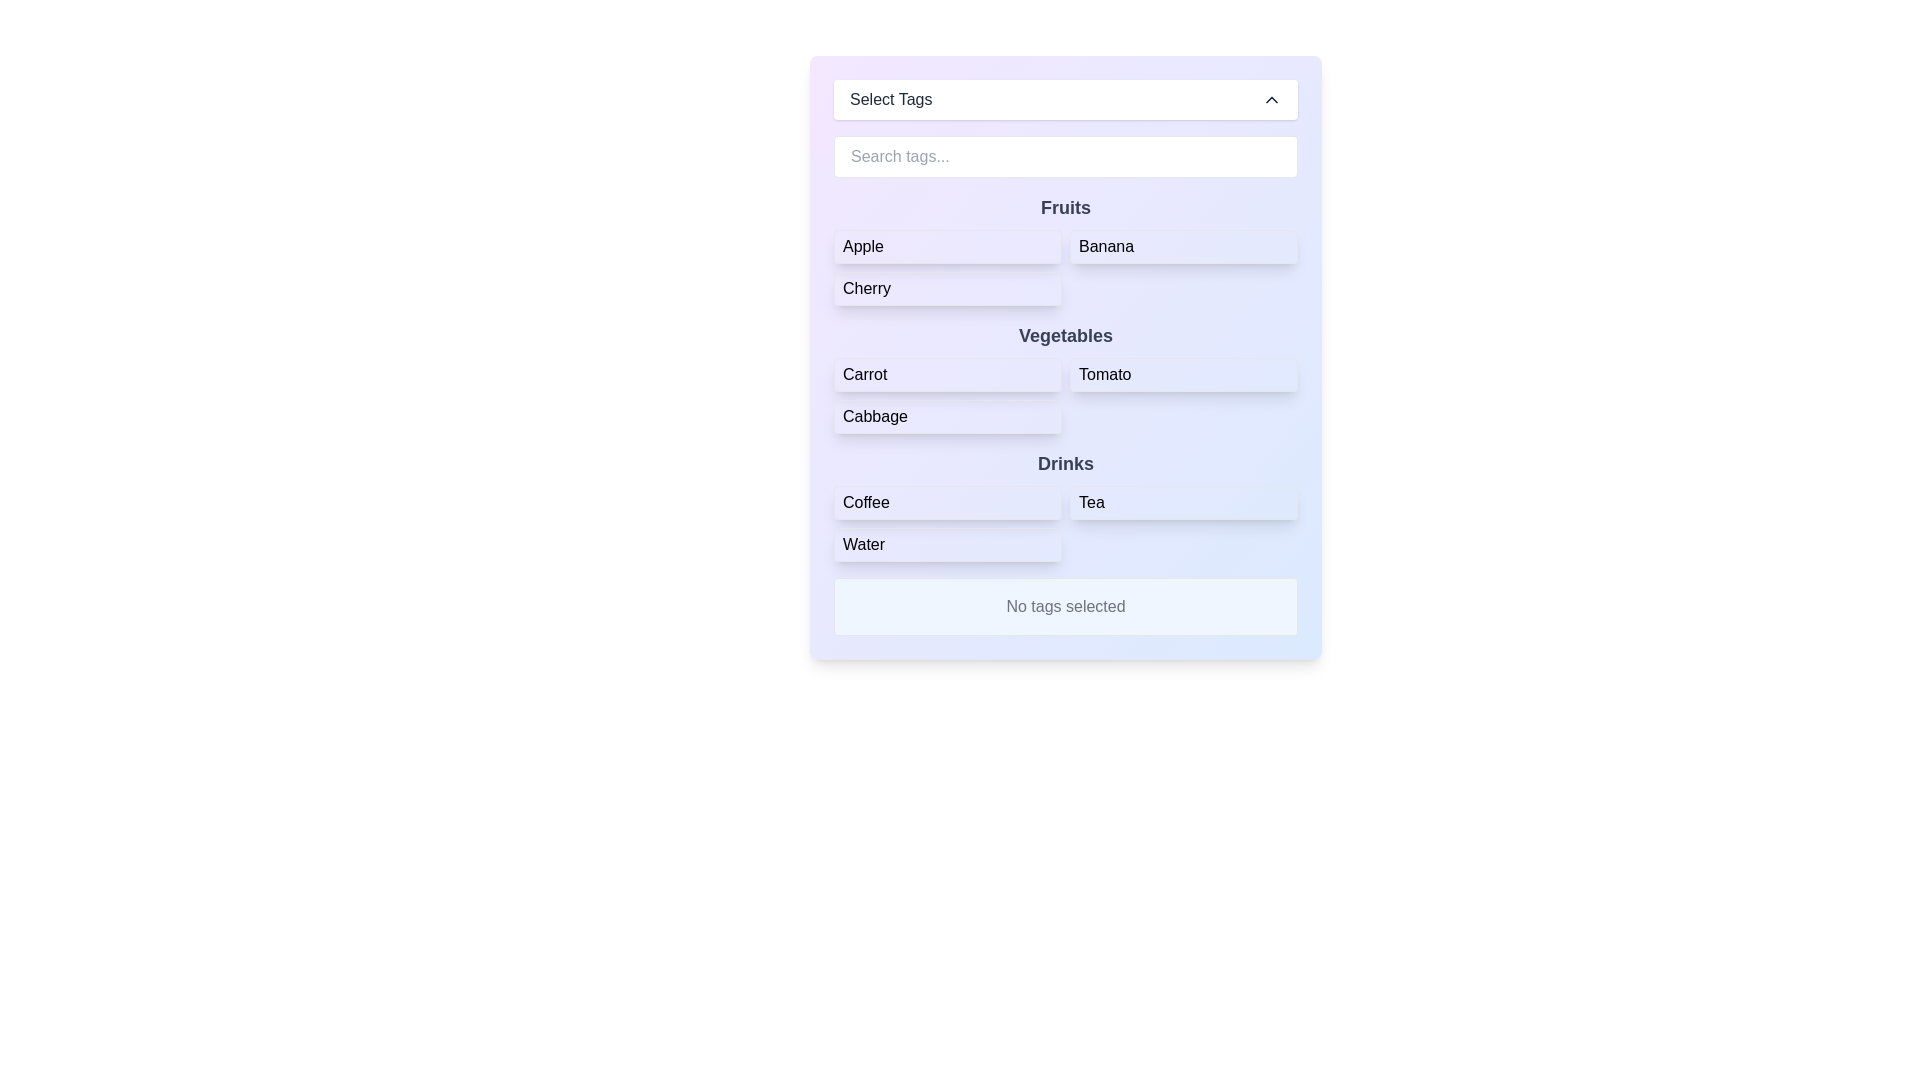 This screenshot has width=1920, height=1080. What do you see at coordinates (1090, 501) in the screenshot?
I see `the 'Tea' label, which is a bold text label centered in the 'Drinks' section` at bounding box center [1090, 501].